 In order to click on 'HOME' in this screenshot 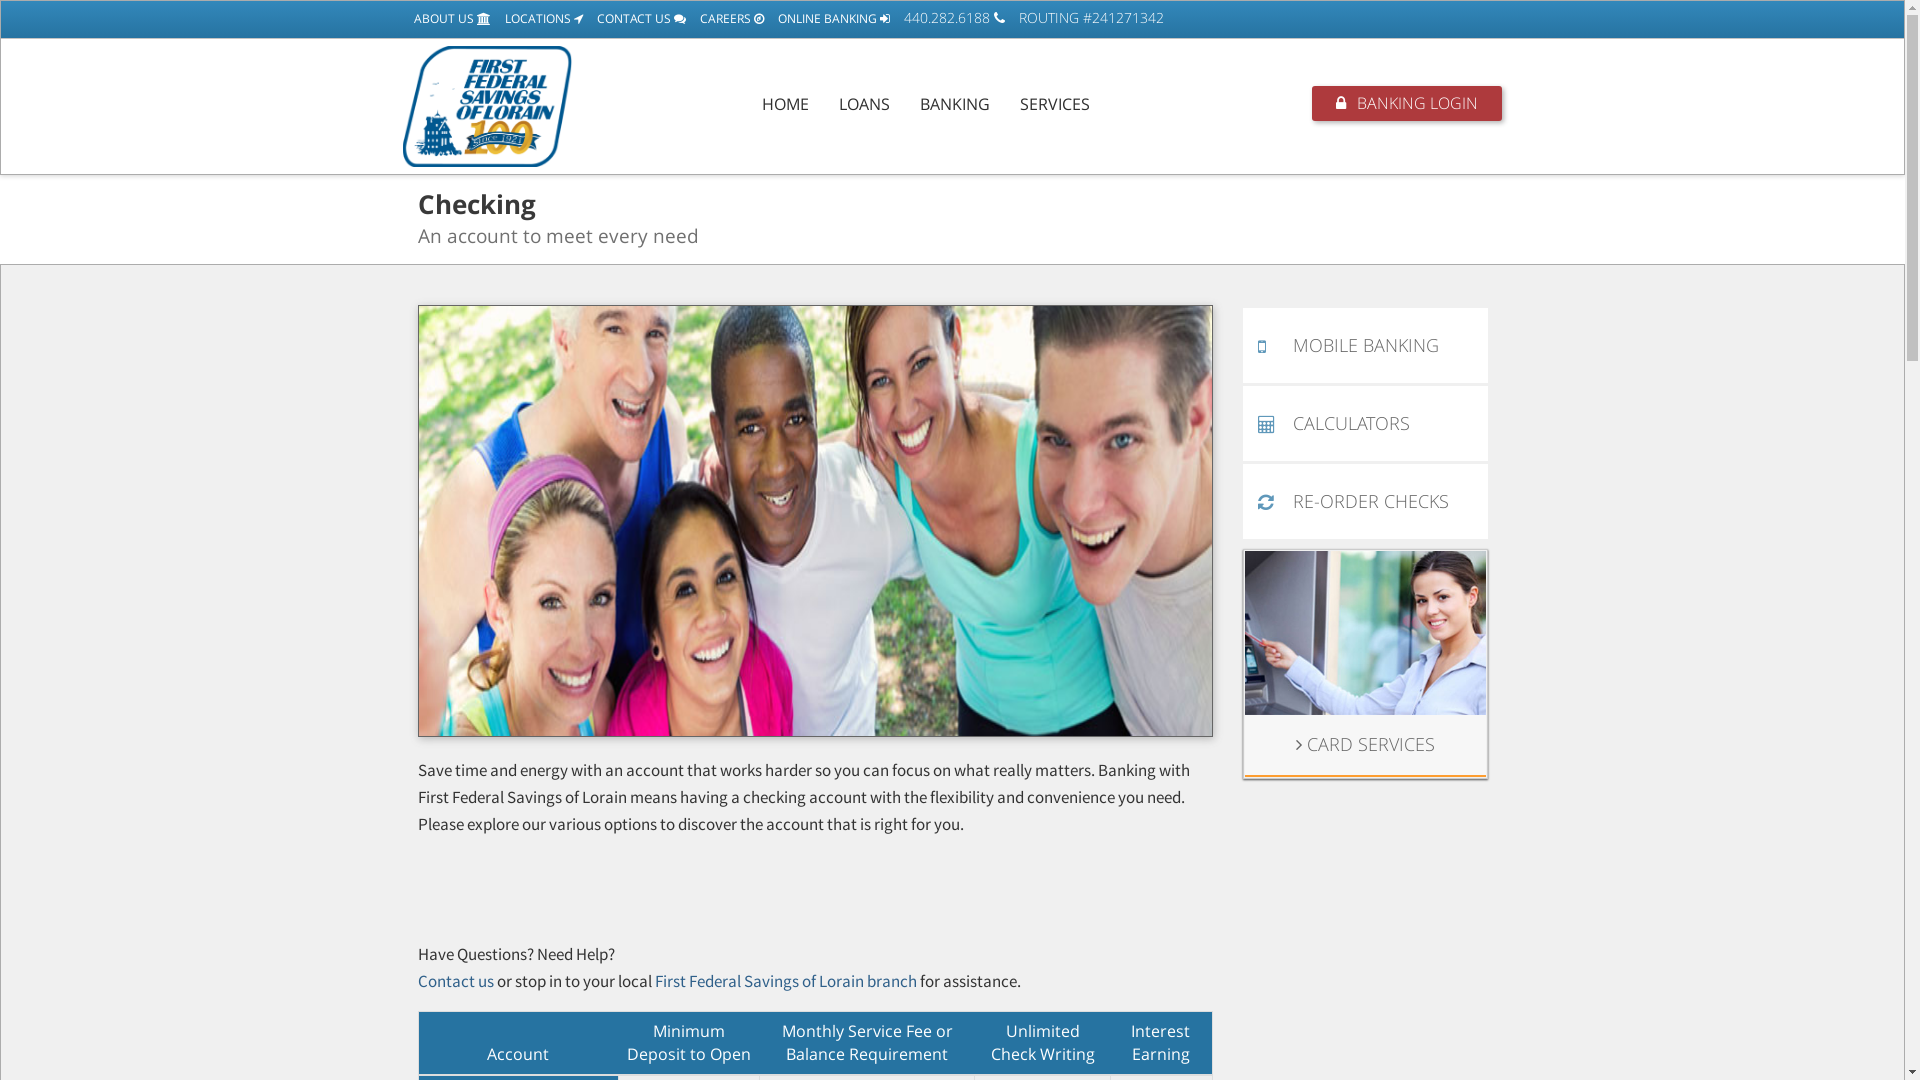, I will do `click(744, 104)`.